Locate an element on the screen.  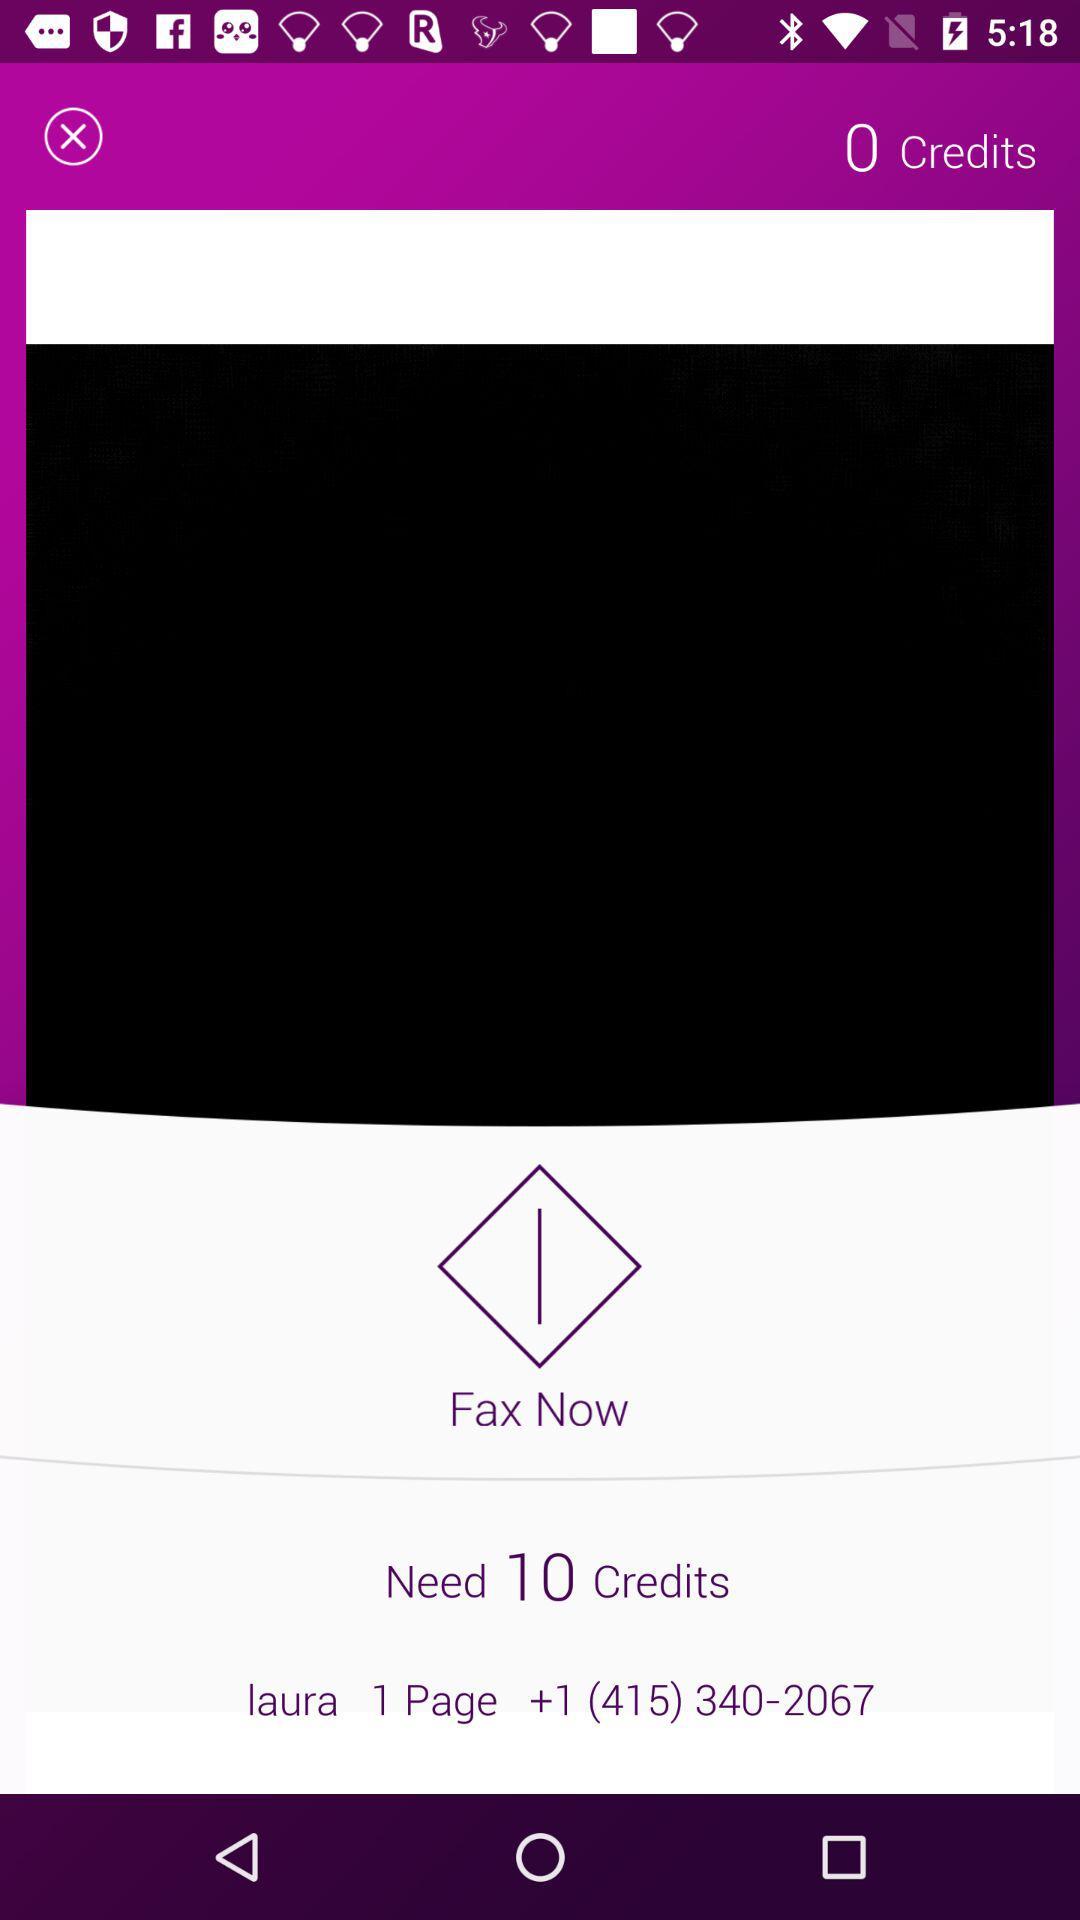
laura 1 page icon is located at coordinates (540, 1698).